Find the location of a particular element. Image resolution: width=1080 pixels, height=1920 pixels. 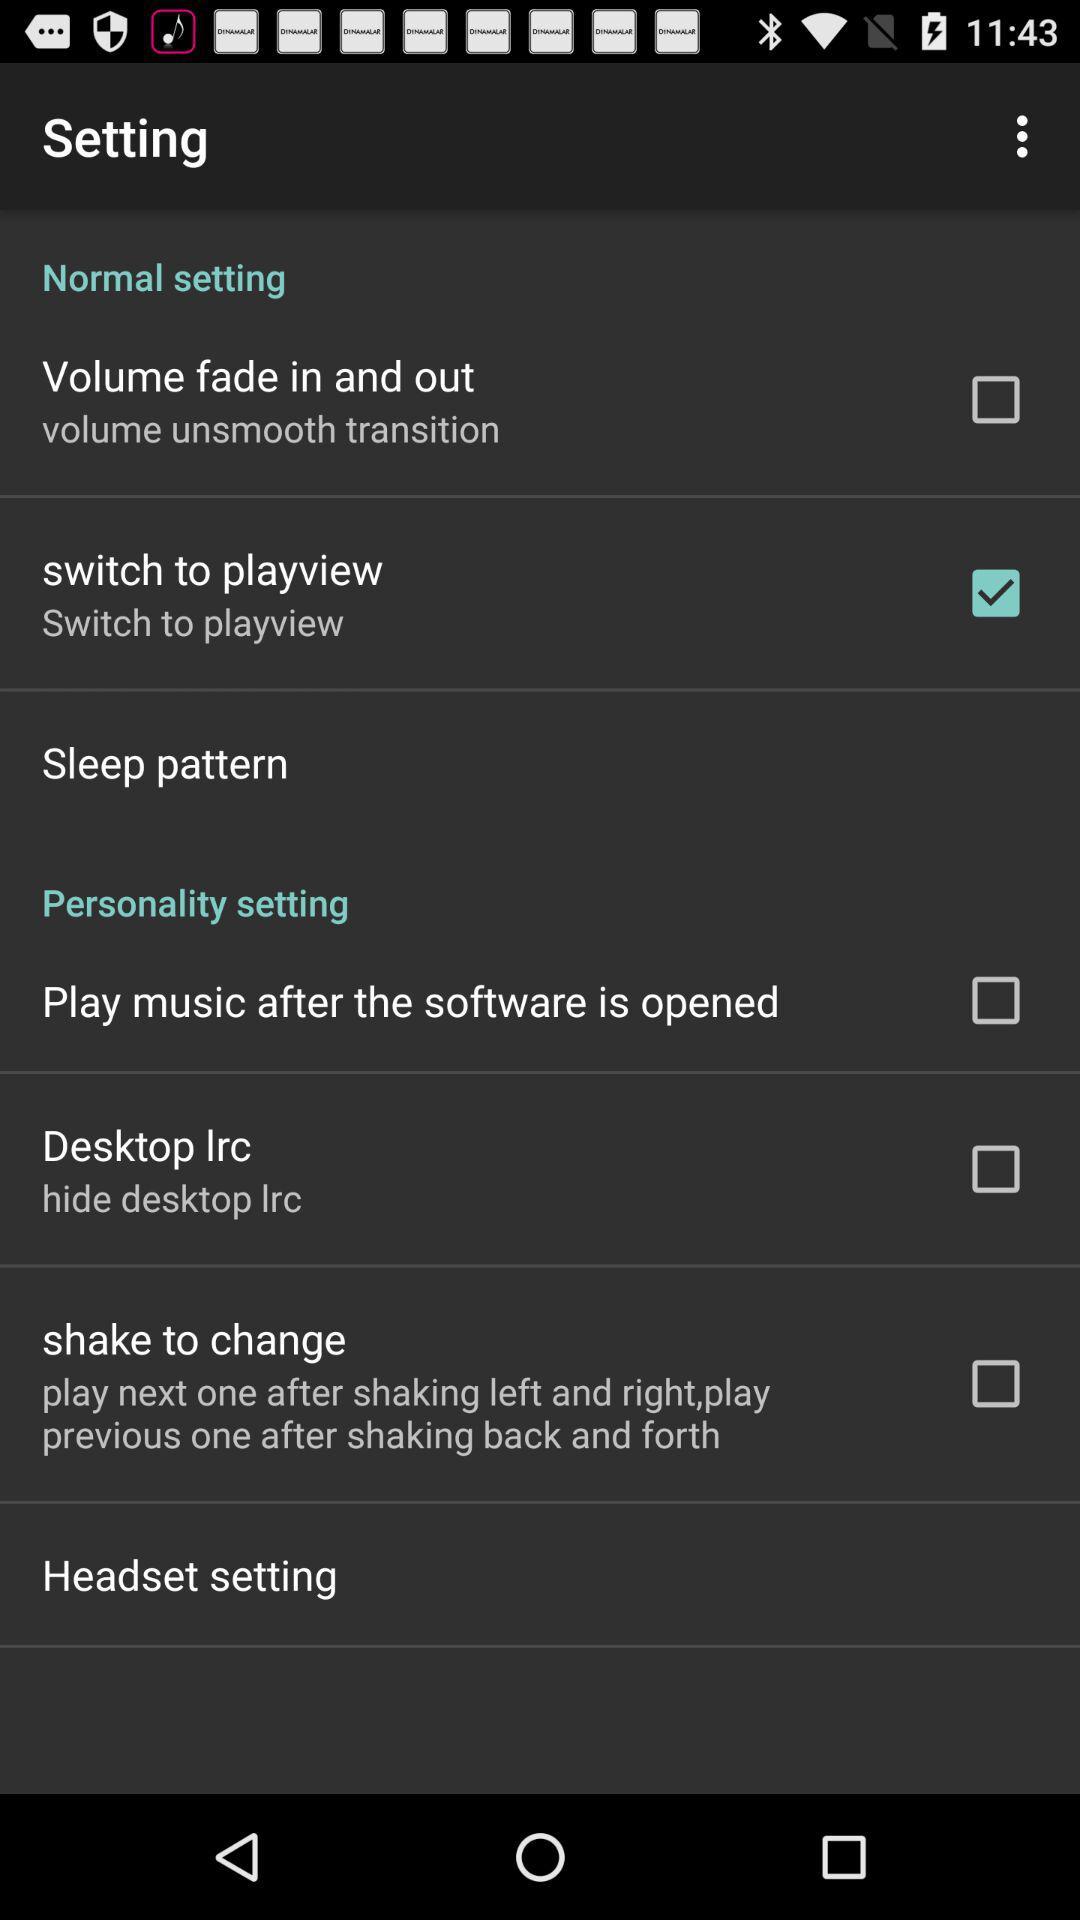

the sleep pattern app is located at coordinates (164, 761).